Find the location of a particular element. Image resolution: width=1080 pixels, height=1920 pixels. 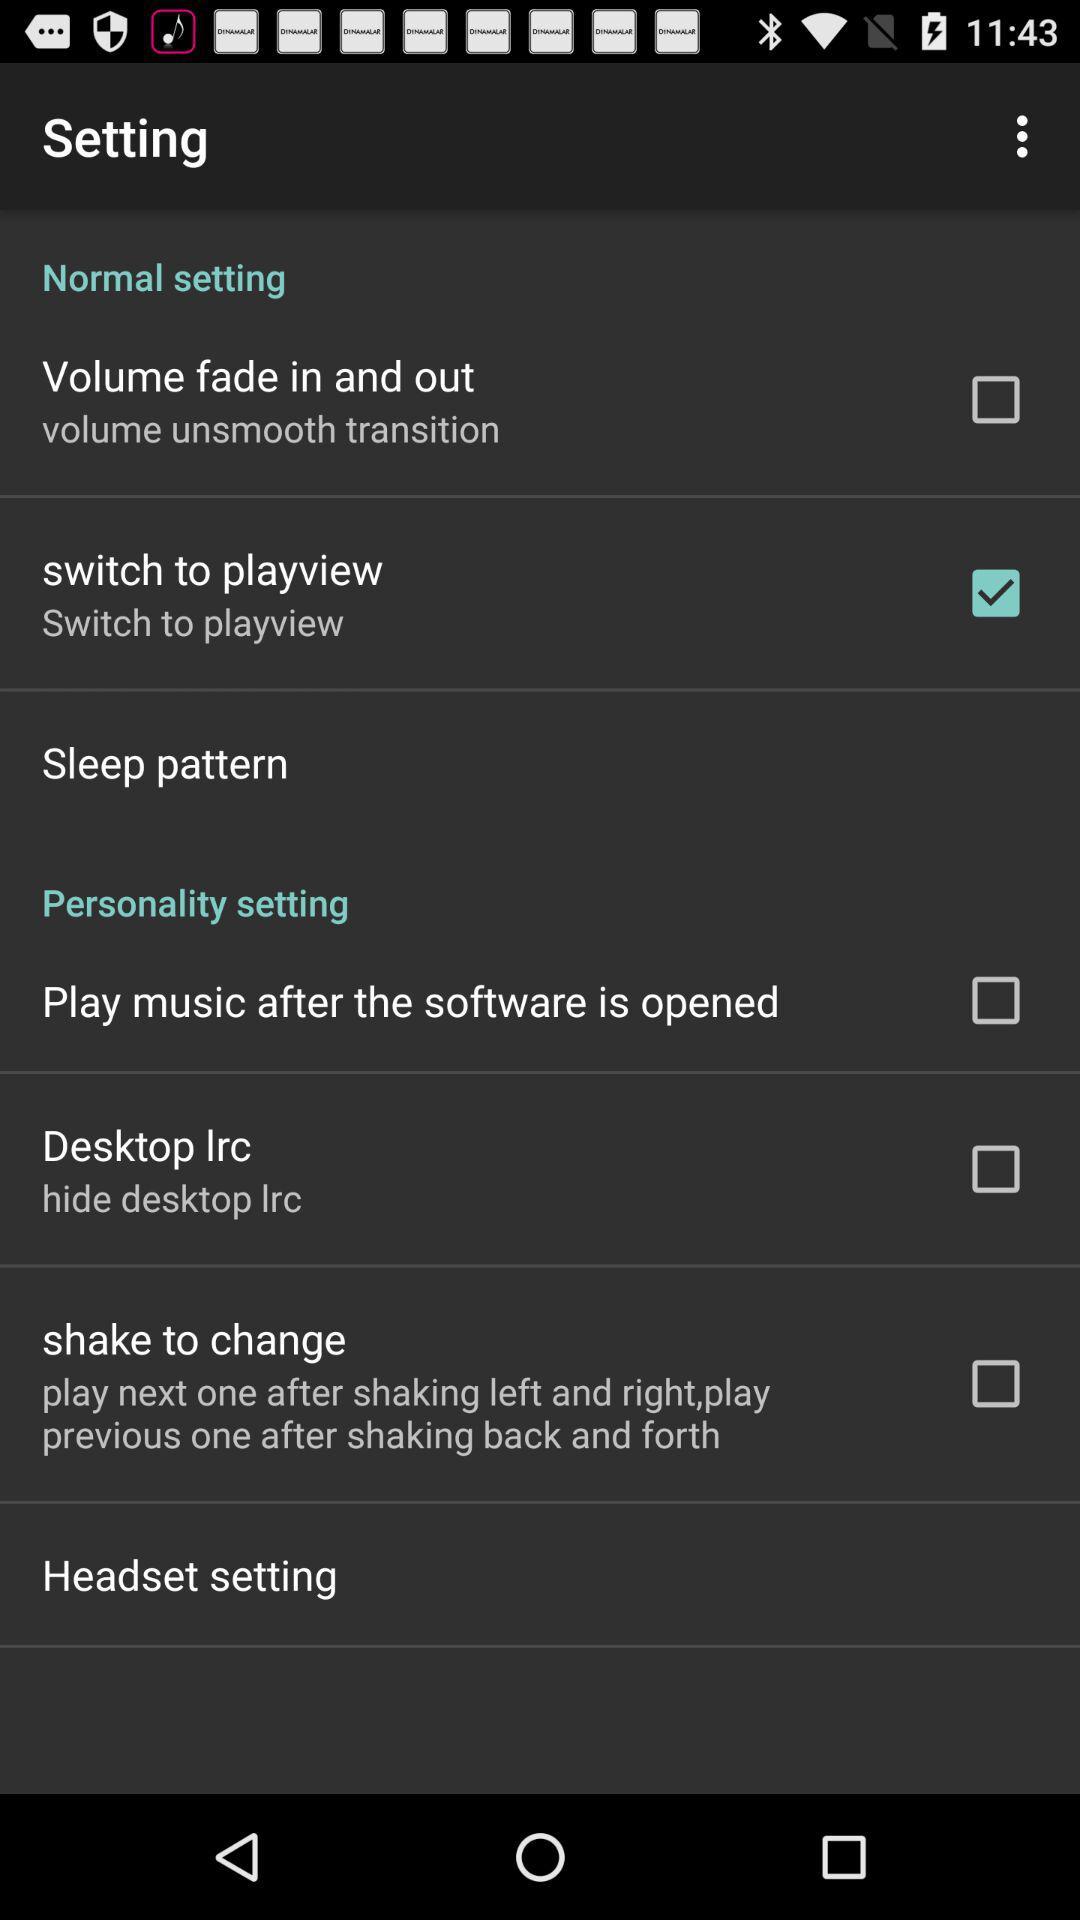

the sleep pattern app is located at coordinates (164, 761).